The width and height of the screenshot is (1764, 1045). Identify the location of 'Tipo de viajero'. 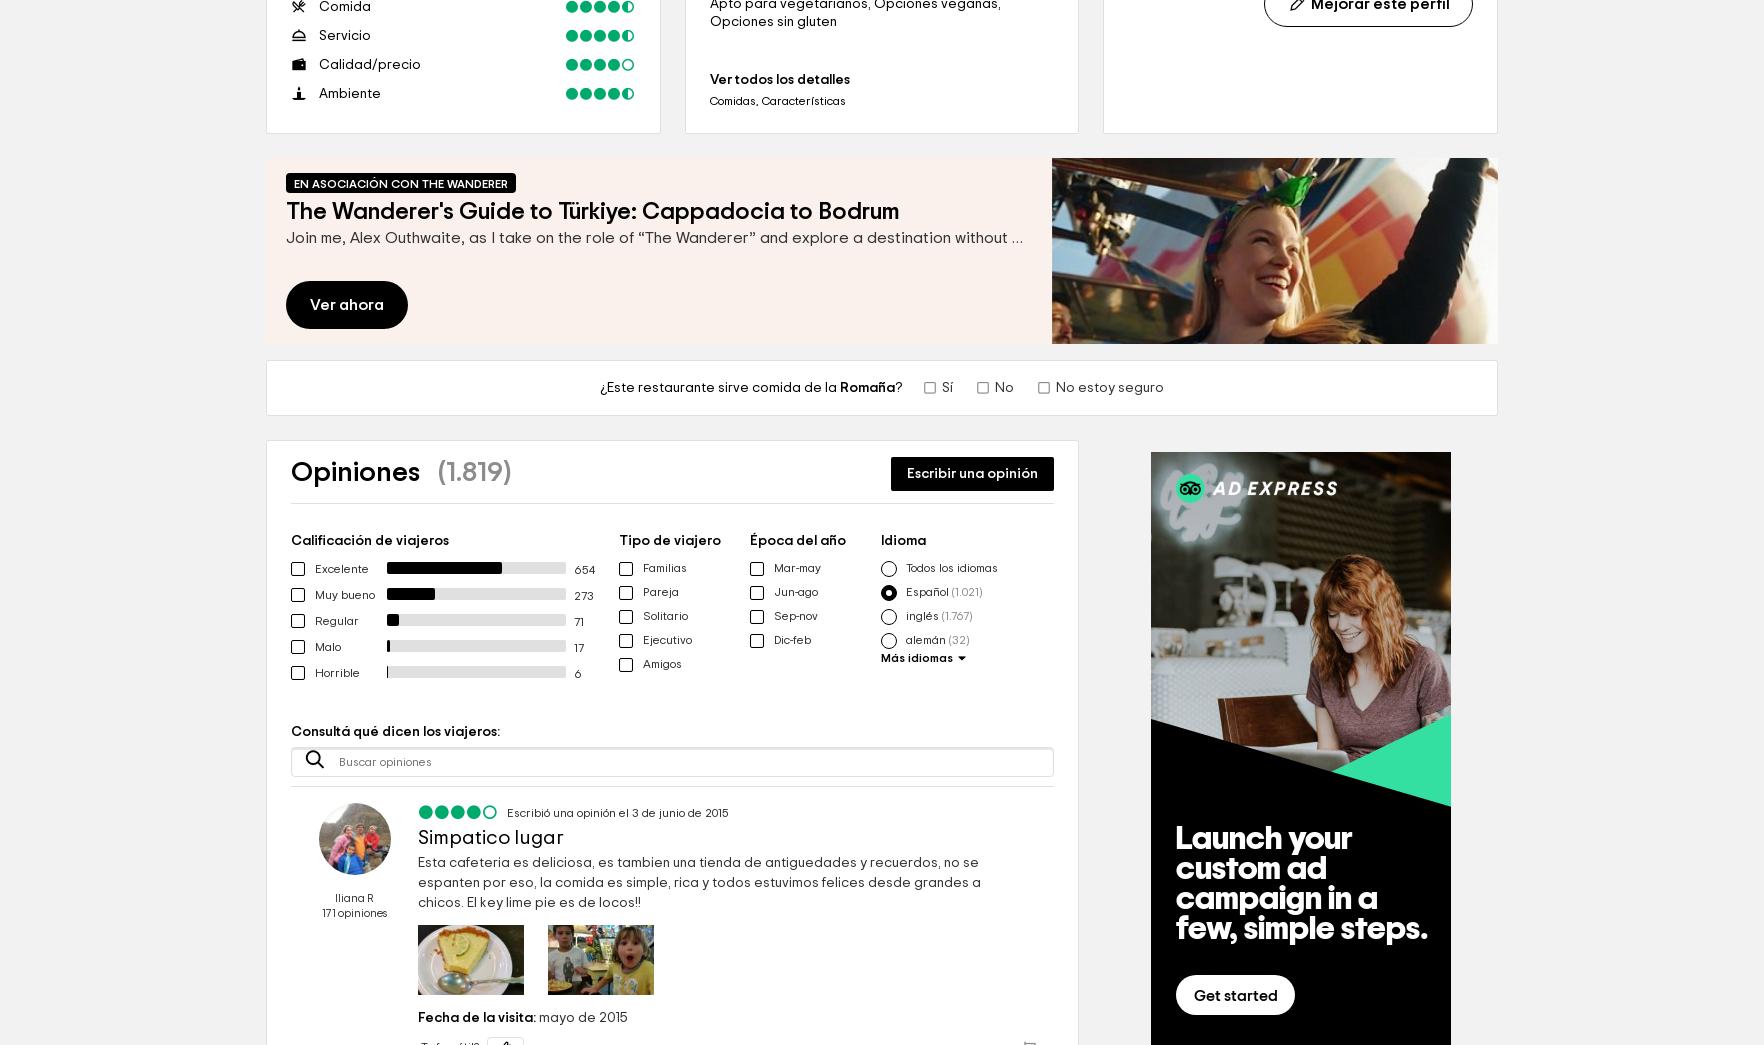
(669, 540).